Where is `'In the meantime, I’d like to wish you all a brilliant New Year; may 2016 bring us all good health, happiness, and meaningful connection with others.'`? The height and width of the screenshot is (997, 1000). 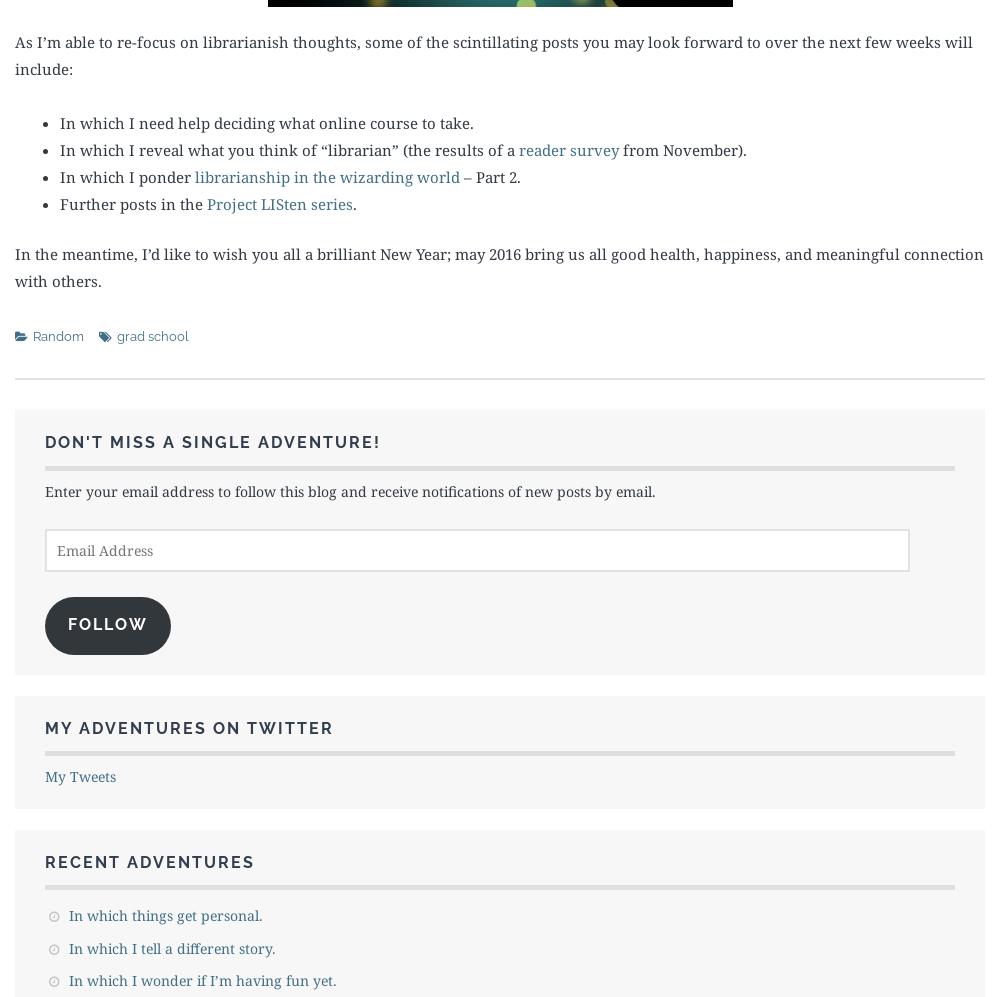
'In the meantime, I’d like to wish you all a brilliant New Year; may 2016 bring us all good health, happiness, and meaningful connection with others.' is located at coordinates (15, 265).